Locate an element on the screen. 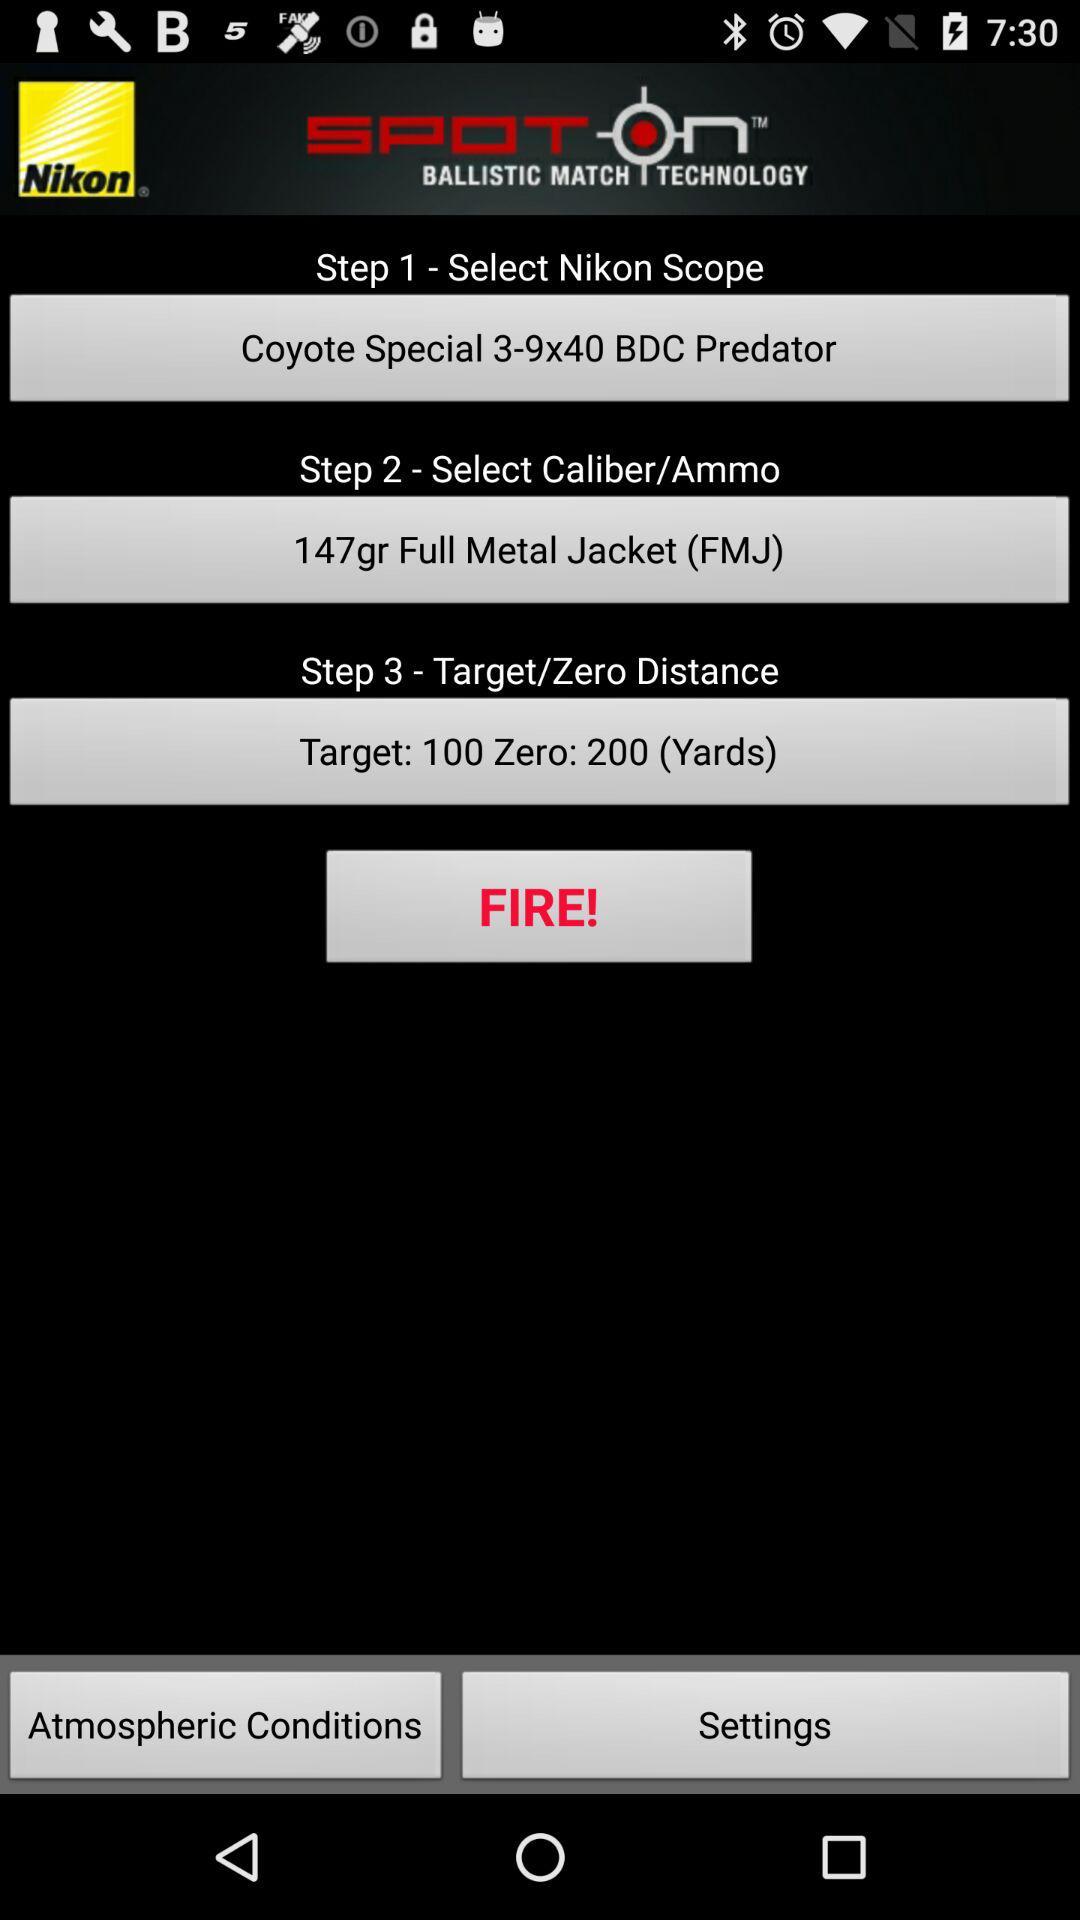  app below step 1 select icon is located at coordinates (540, 354).